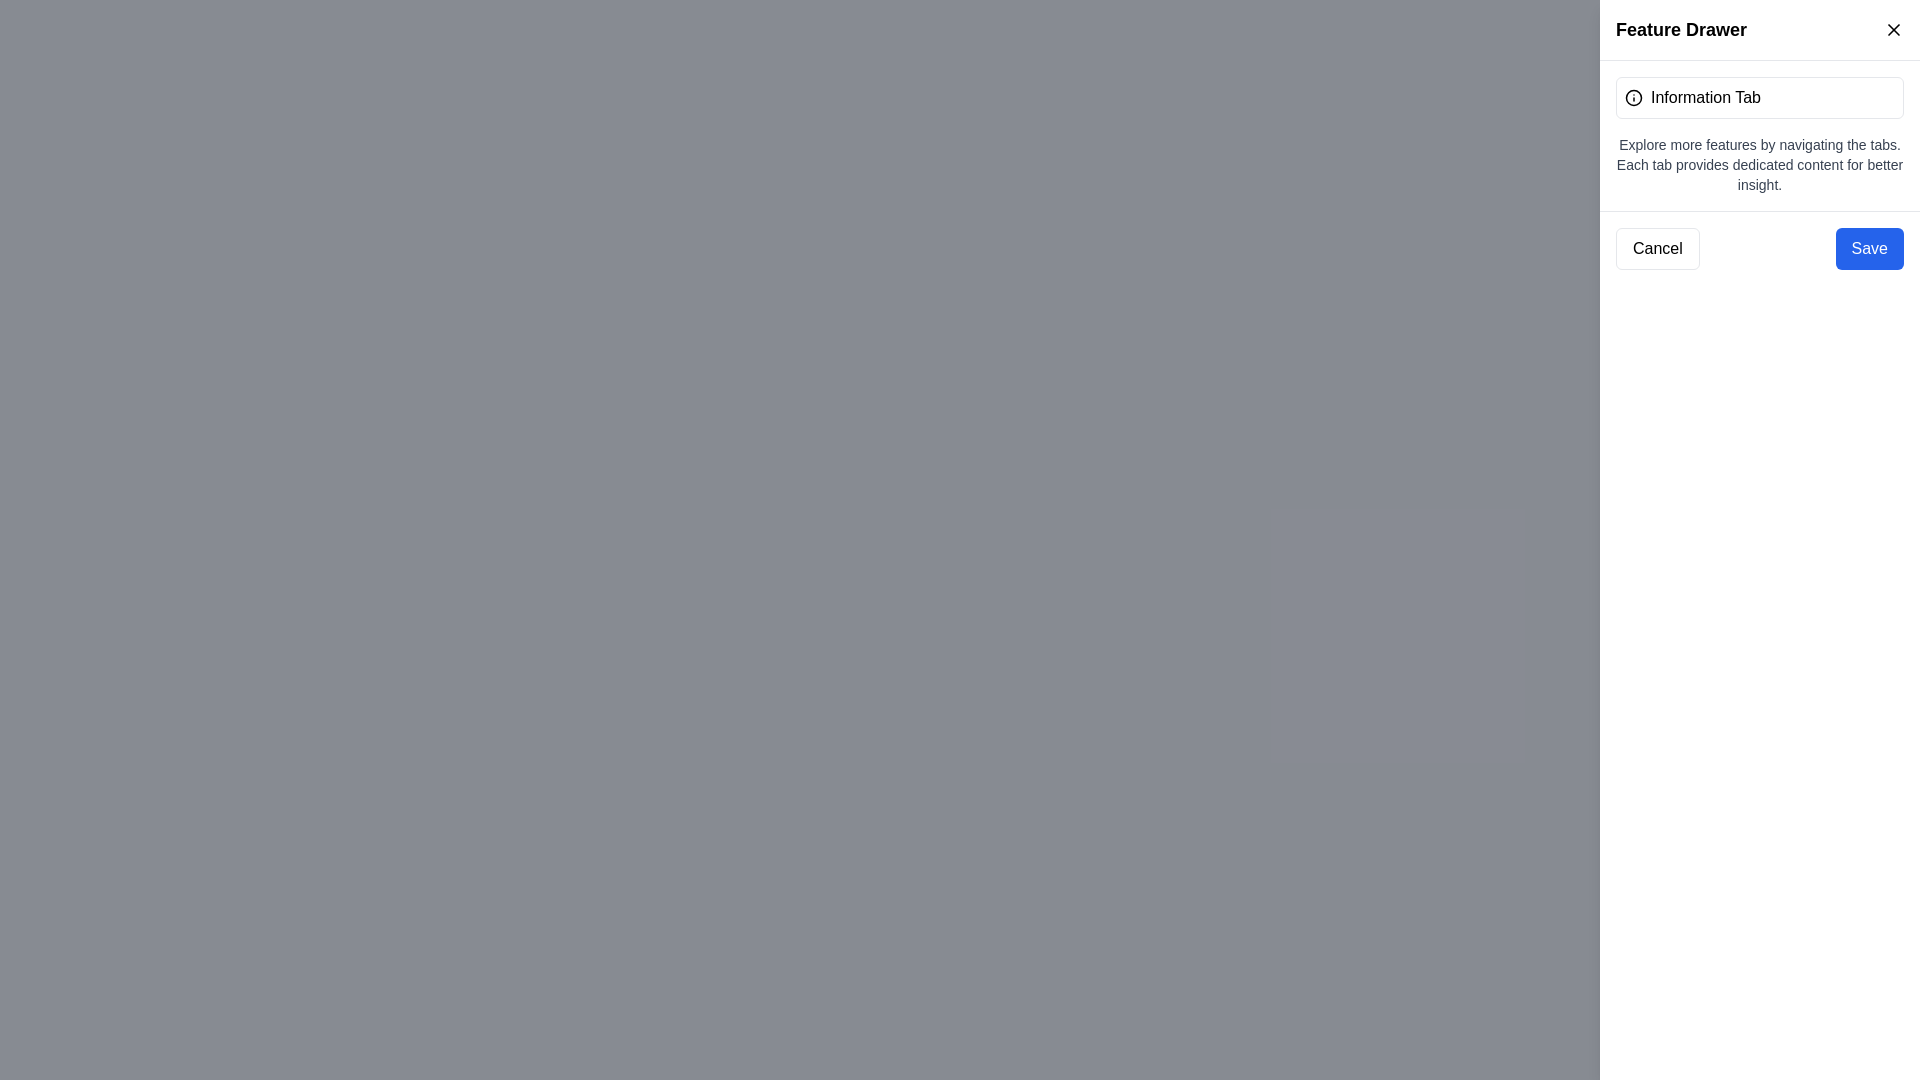 Image resolution: width=1920 pixels, height=1080 pixels. What do you see at coordinates (1633, 97) in the screenshot?
I see `the circular graphic element with a black stroke that is part of the information icon in the Feature Drawer located at the top right panel` at bounding box center [1633, 97].